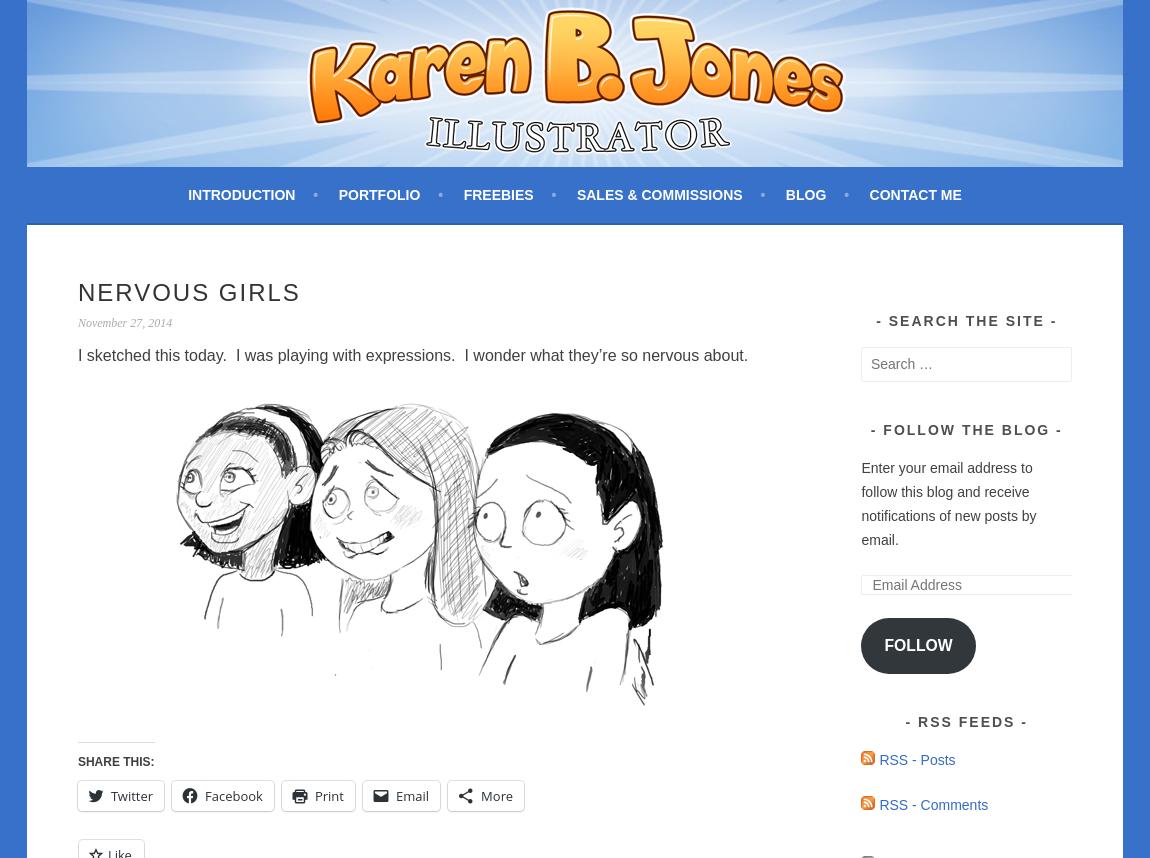 The width and height of the screenshot is (1150, 858). What do you see at coordinates (657, 195) in the screenshot?
I see `'Sales & Commissions'` at bounding box center [657, 195].